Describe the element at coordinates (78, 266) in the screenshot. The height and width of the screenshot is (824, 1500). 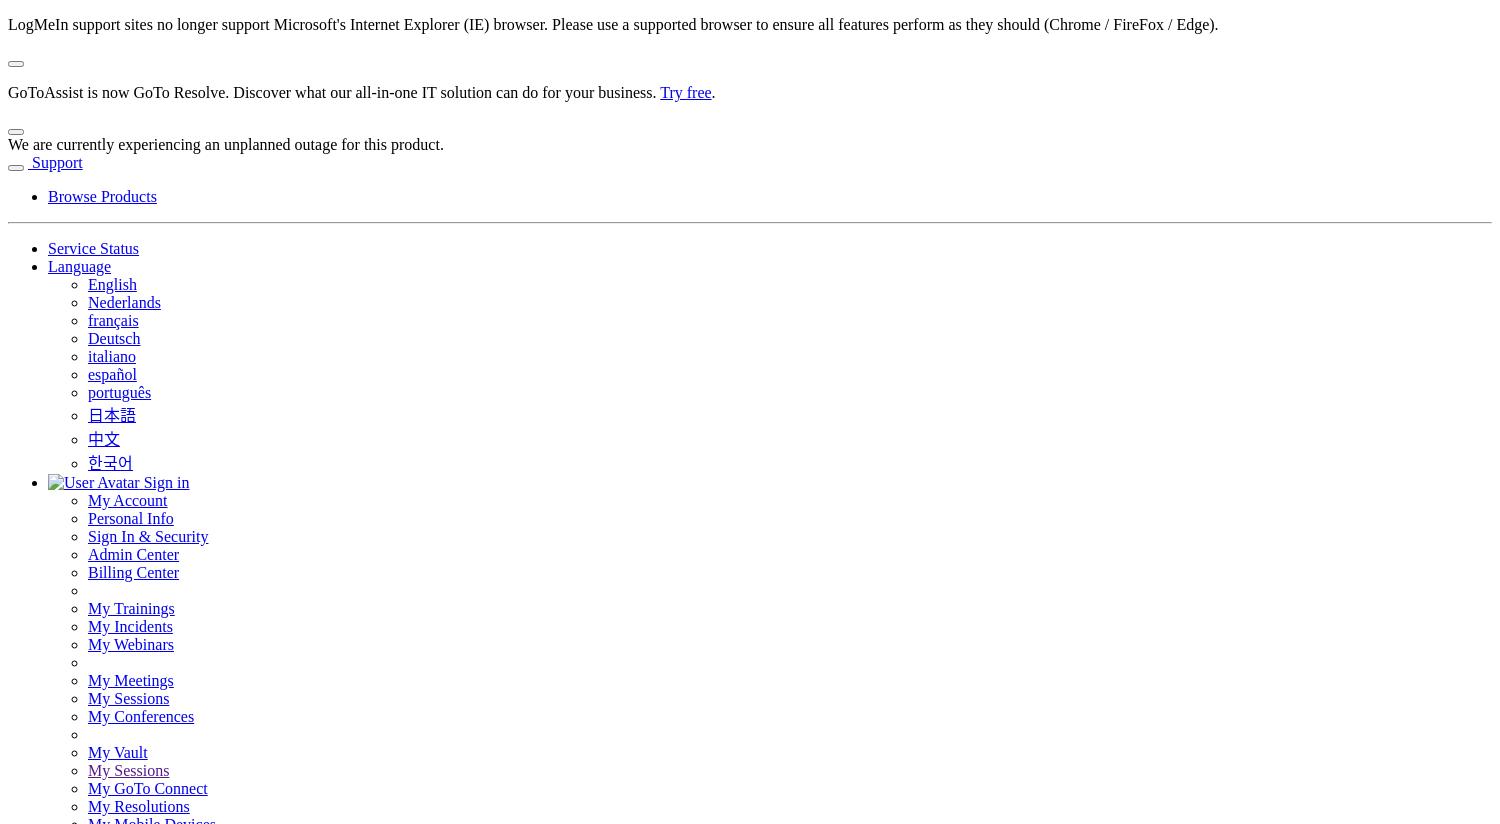
I see `'Language'` at that location.